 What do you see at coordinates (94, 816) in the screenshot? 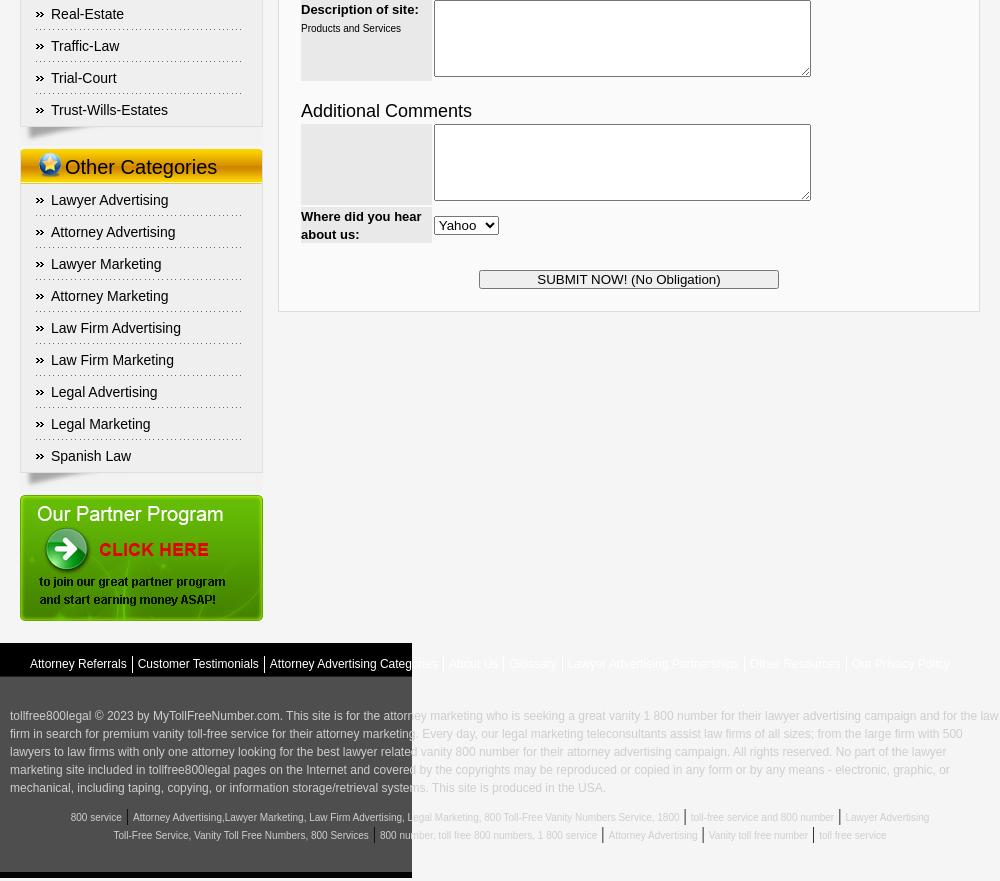
I see `'800 service'` at bounding box center [94, 816].